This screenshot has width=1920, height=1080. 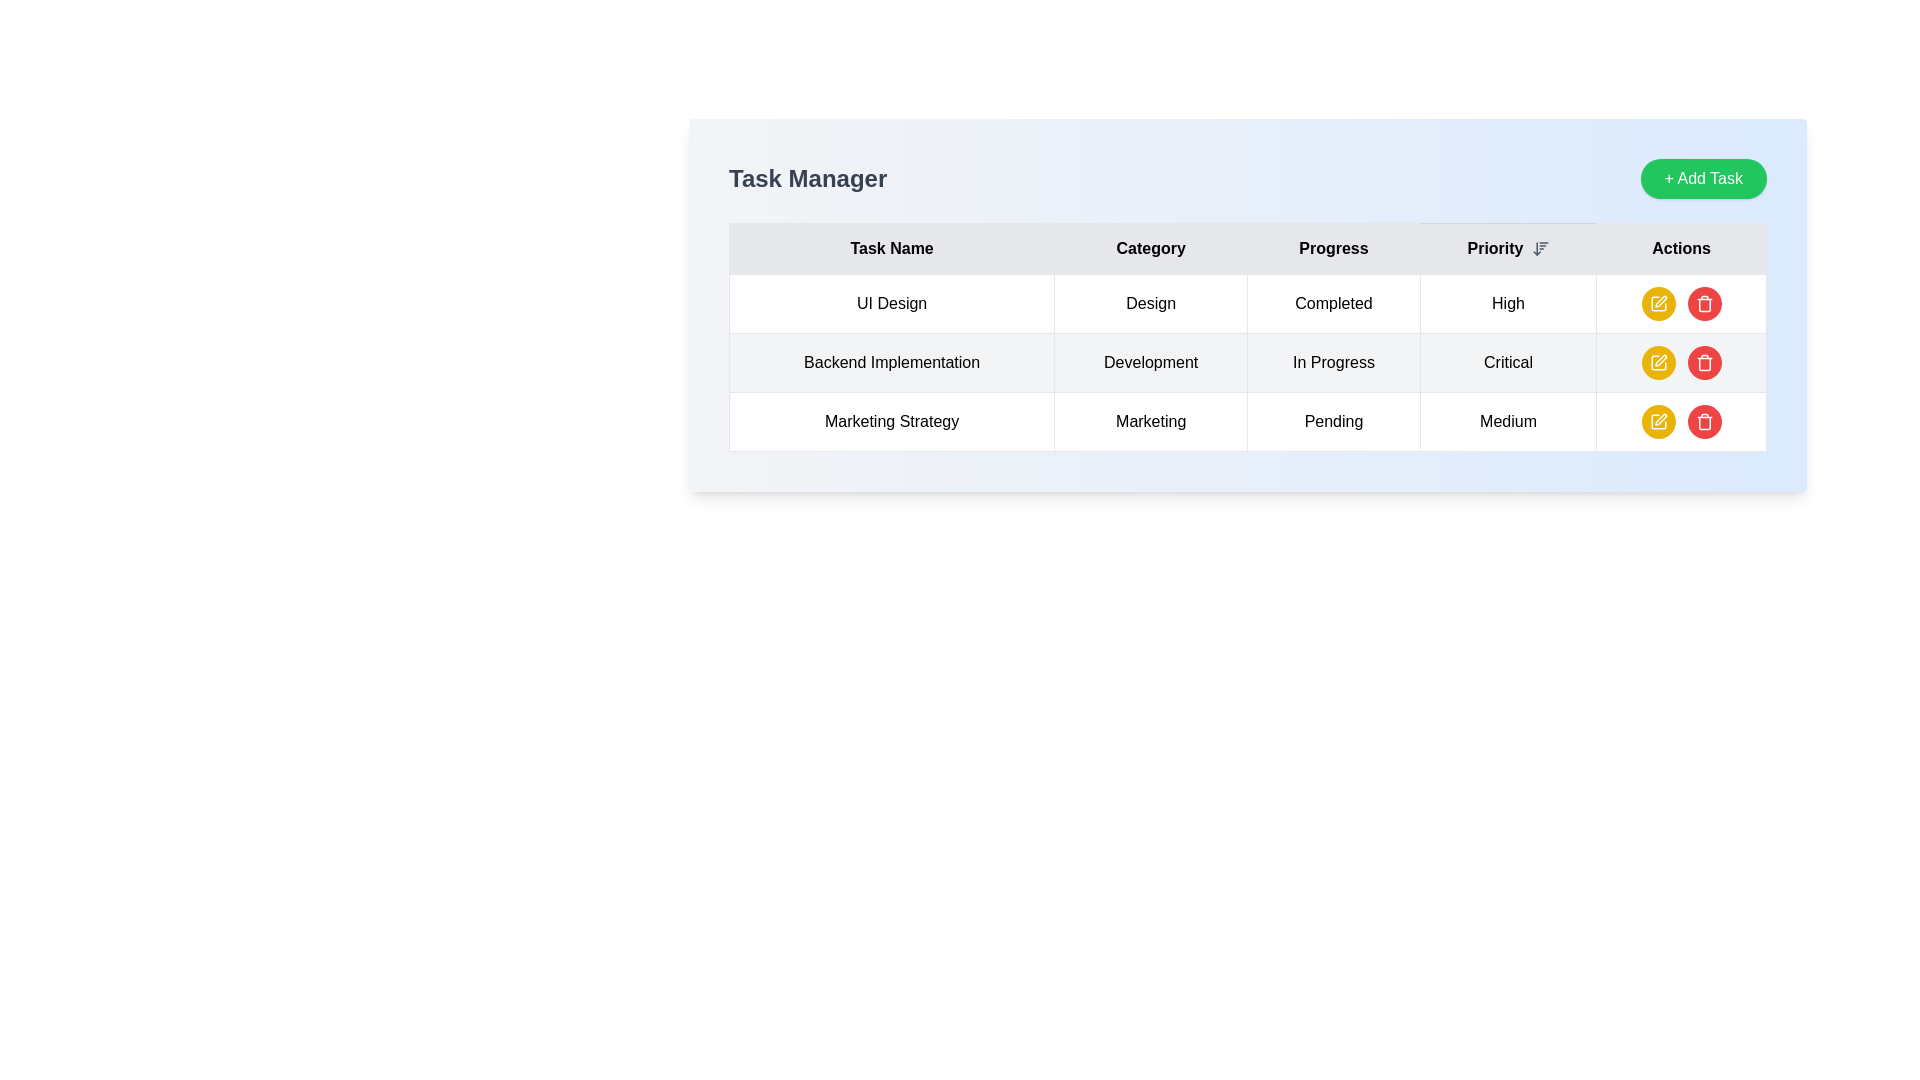 I want to click on the pen icon representing the edit action located in the Actions column of the third row of the table, adjacent to the Marketing Strategy task, so click(x=1660, y=301).